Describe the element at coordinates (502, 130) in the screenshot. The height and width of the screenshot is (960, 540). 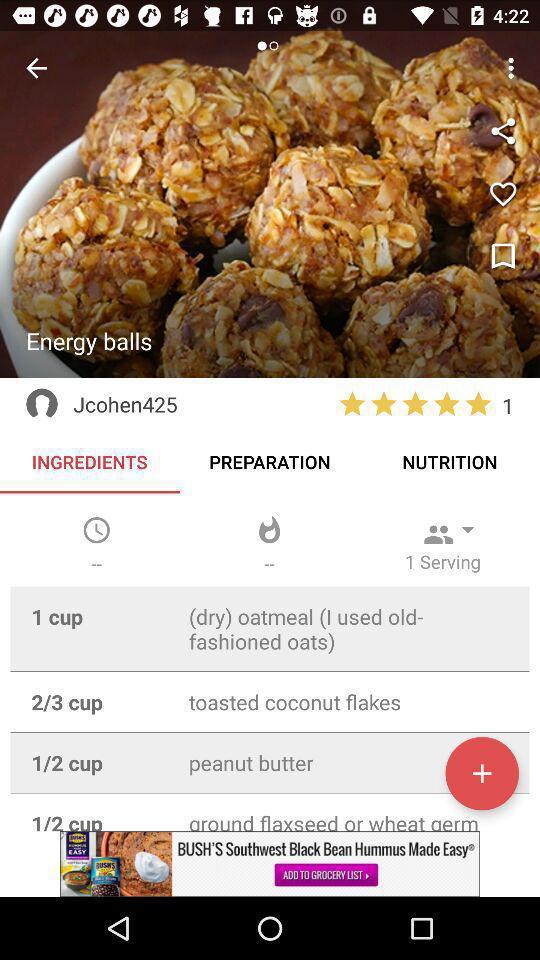
I see `the share icon` at that location.